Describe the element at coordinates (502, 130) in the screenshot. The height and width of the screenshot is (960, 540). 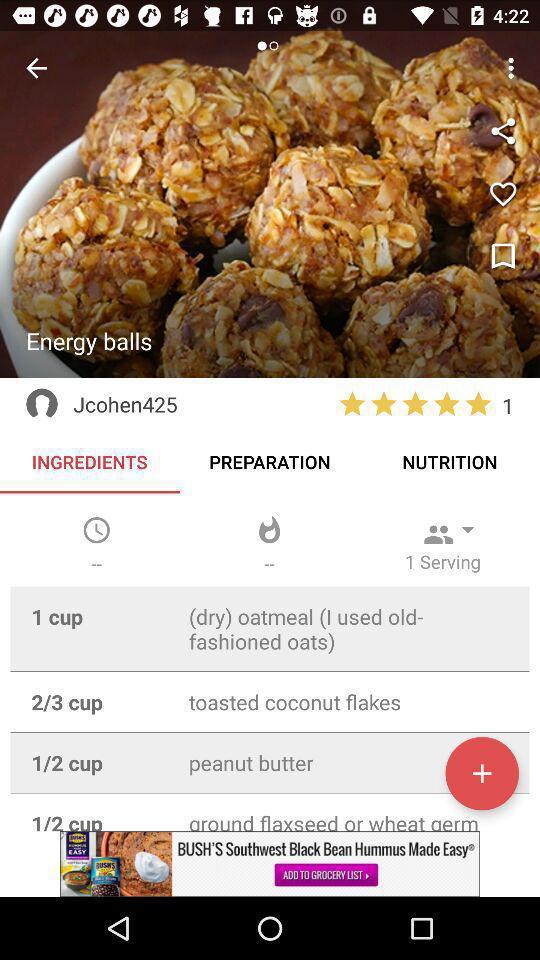
I see `the share icon` at that location.